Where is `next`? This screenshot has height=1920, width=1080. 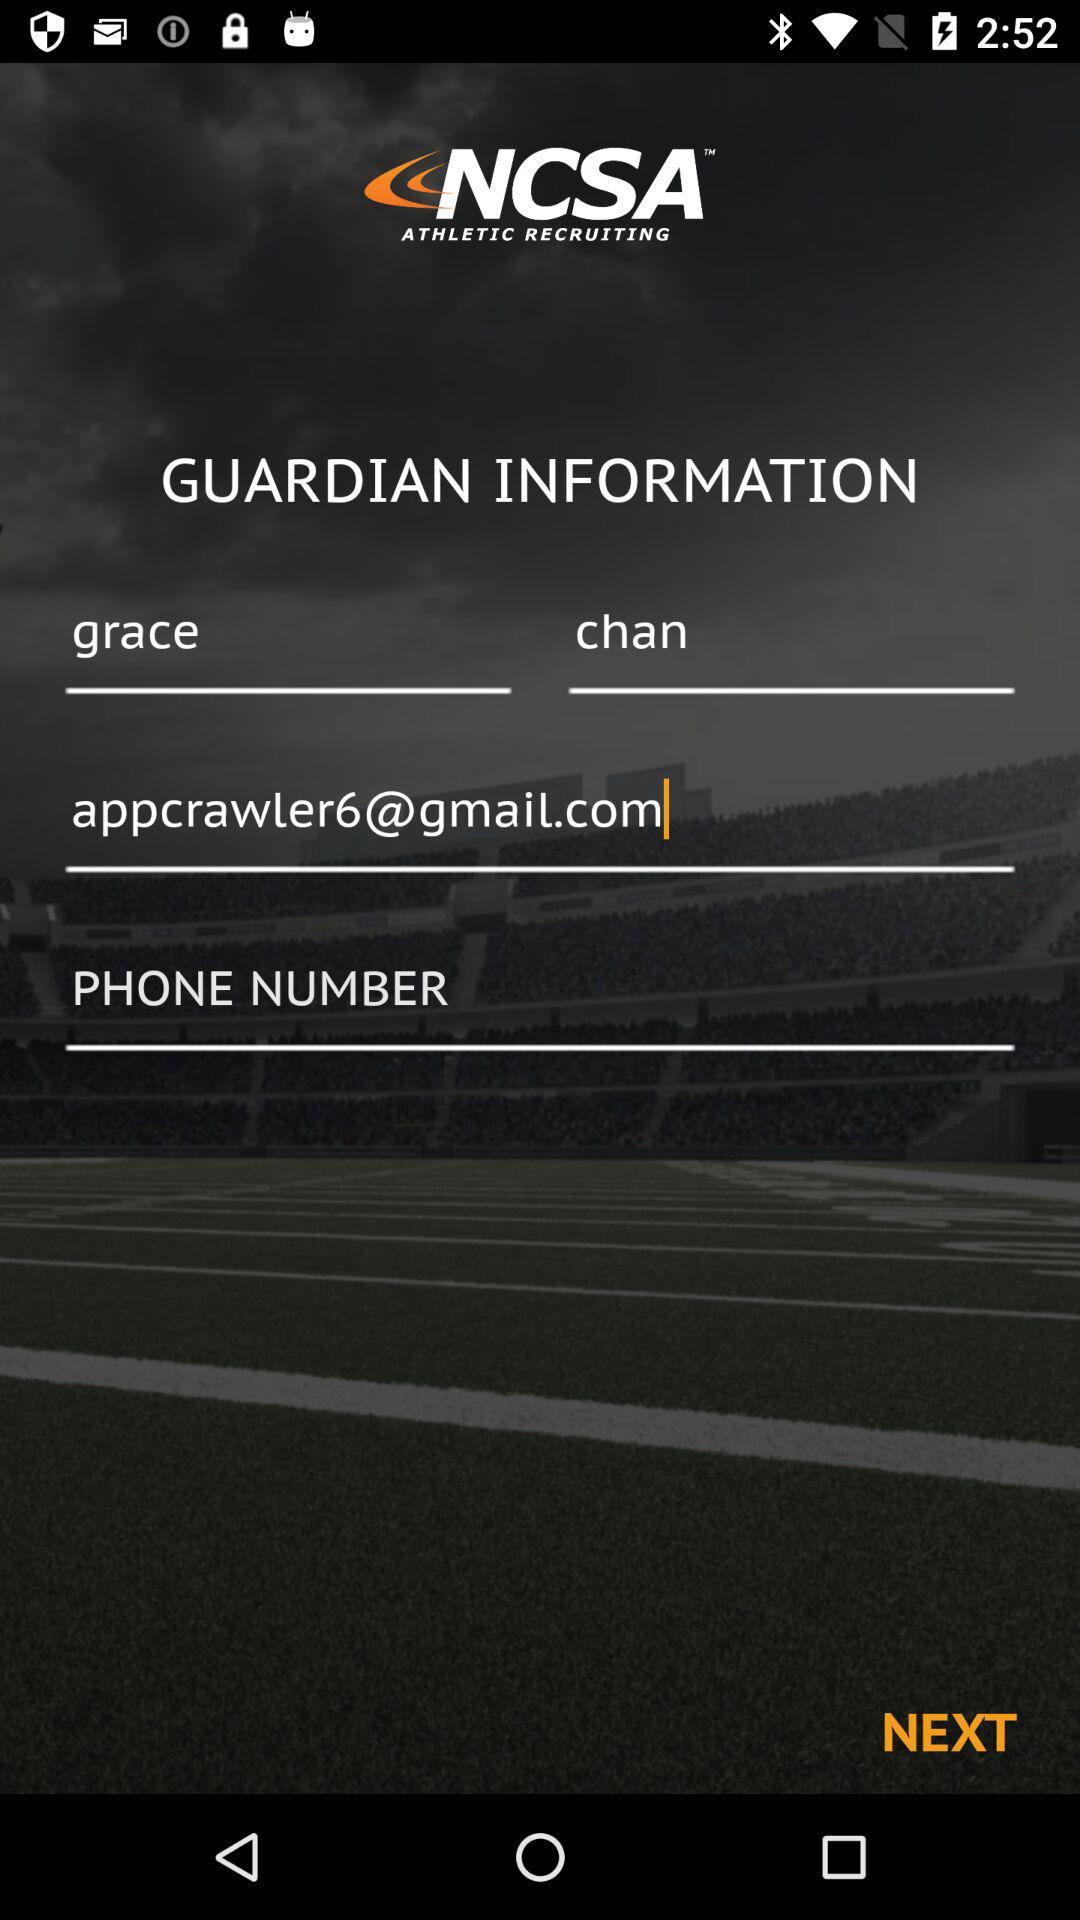
next is located at coordinates (948, 1730).